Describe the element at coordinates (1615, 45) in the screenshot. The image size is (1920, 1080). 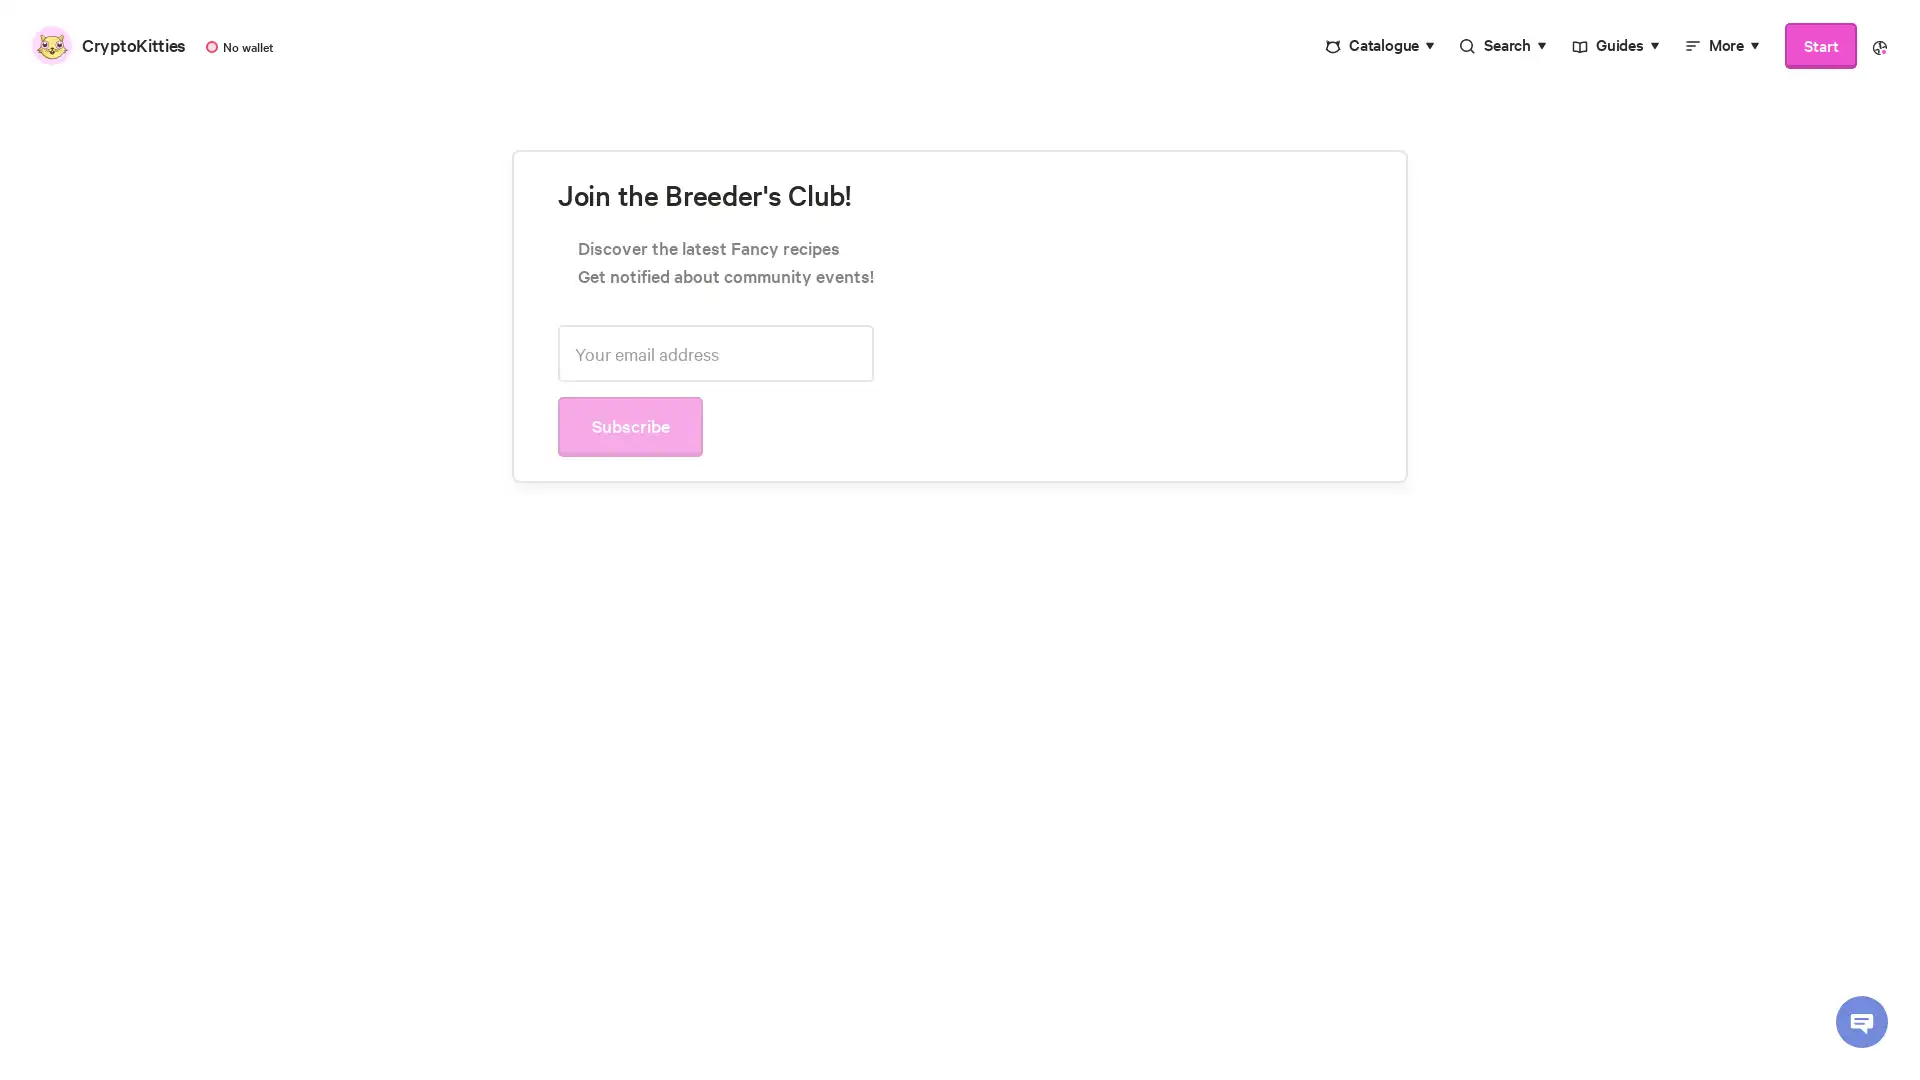
I see `Guides` at that location.